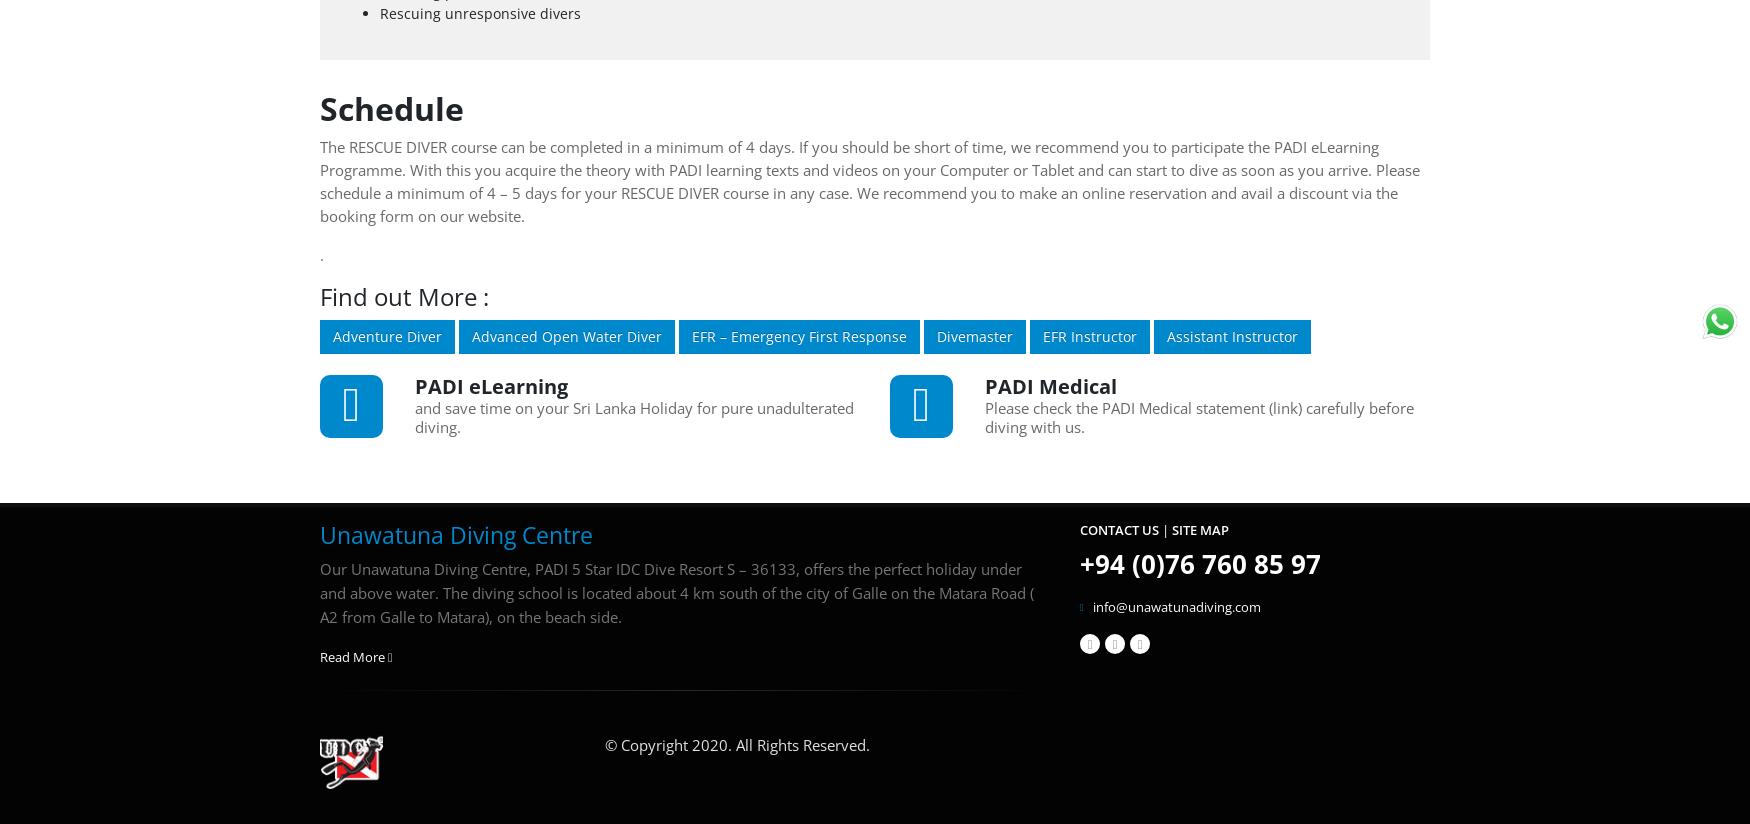 The height and width of the screenshot is (824, 1750). Describe the element at coordinates (480, 11) in the screenshot. I see `'Rescuing unresponsive divers'` at that location.